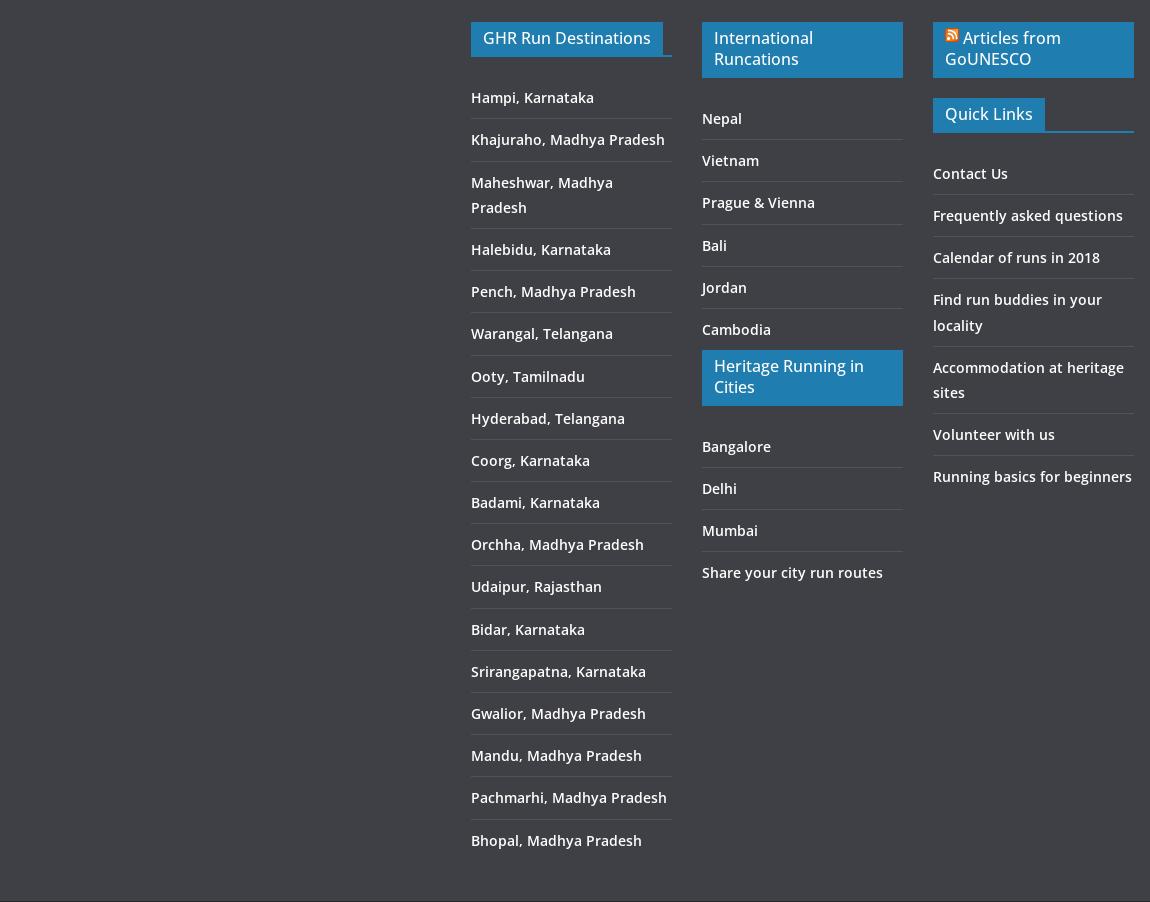 The height and width of the screenshot is (902, 1150). I want to click on 'Ooty, Tamilnadu', so click(527, 374).